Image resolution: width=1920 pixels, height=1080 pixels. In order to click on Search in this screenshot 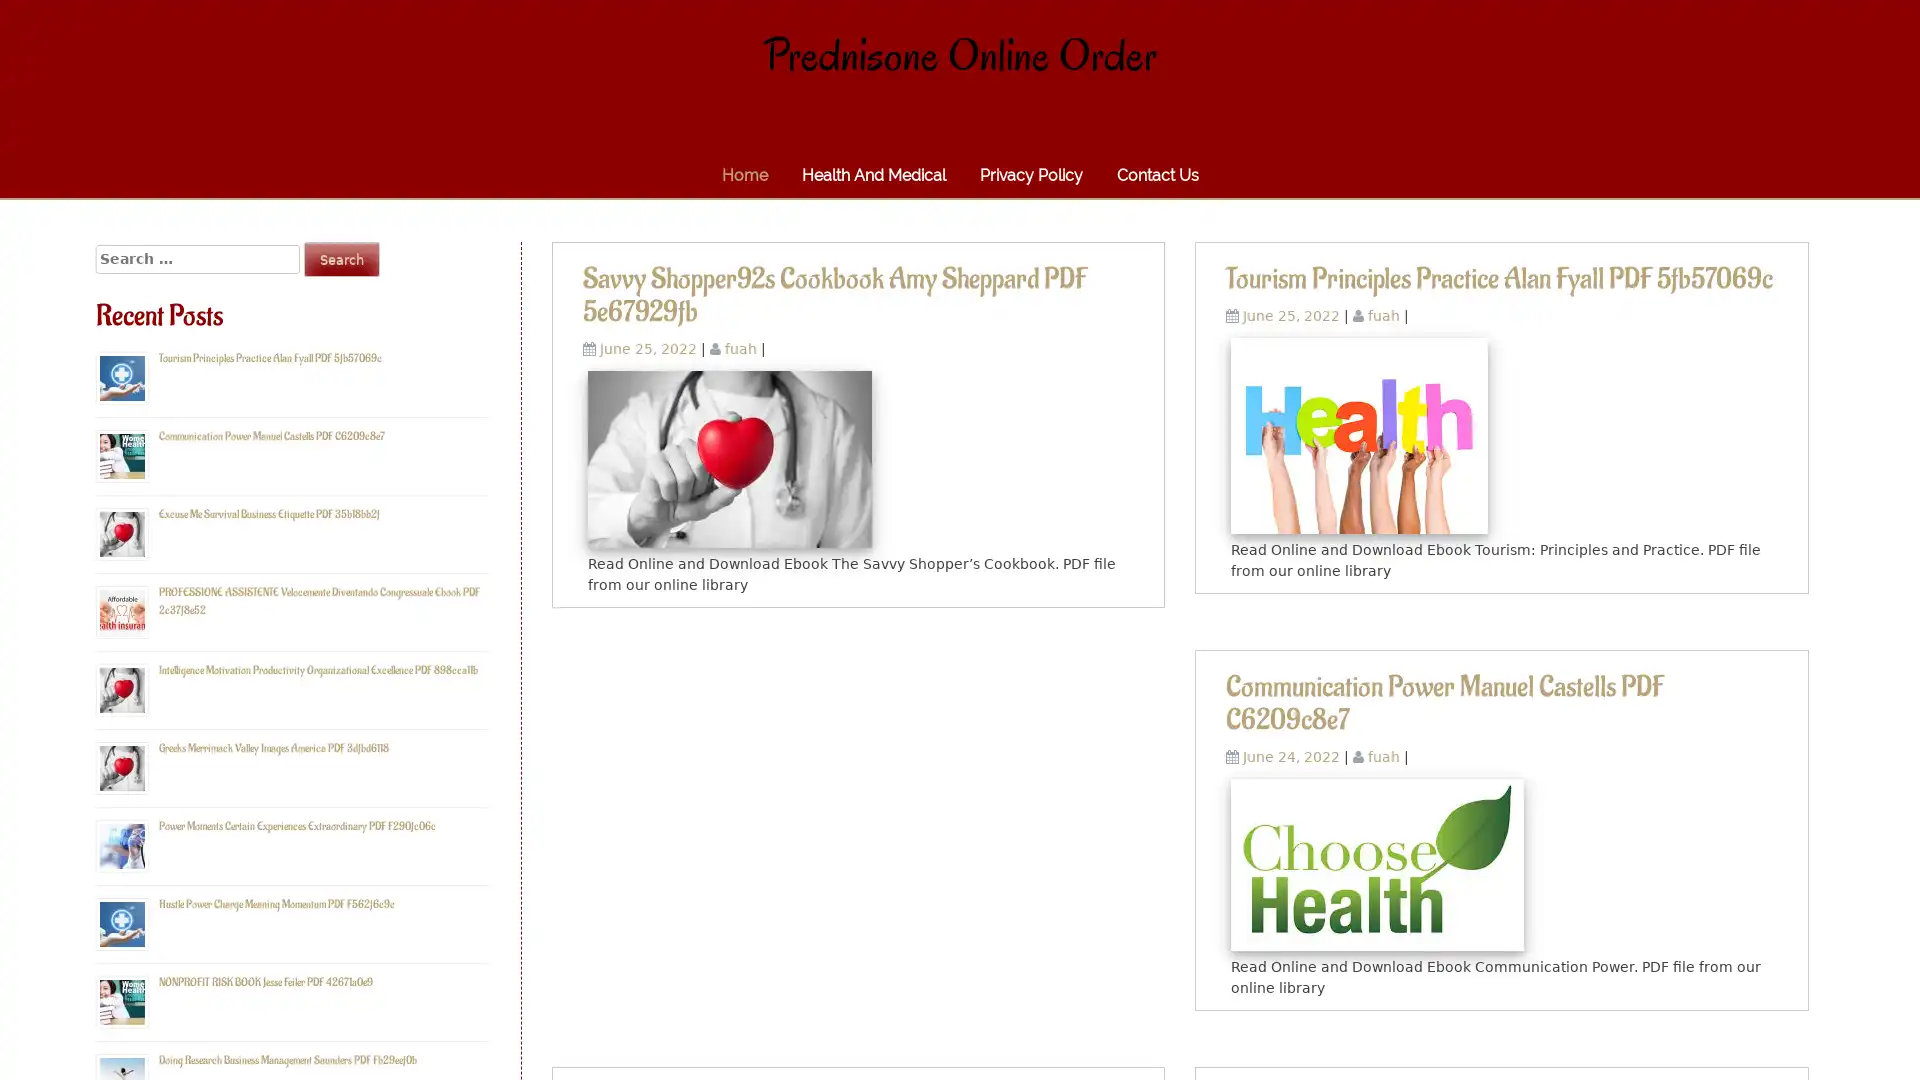, I will do `click(341, 258)`.